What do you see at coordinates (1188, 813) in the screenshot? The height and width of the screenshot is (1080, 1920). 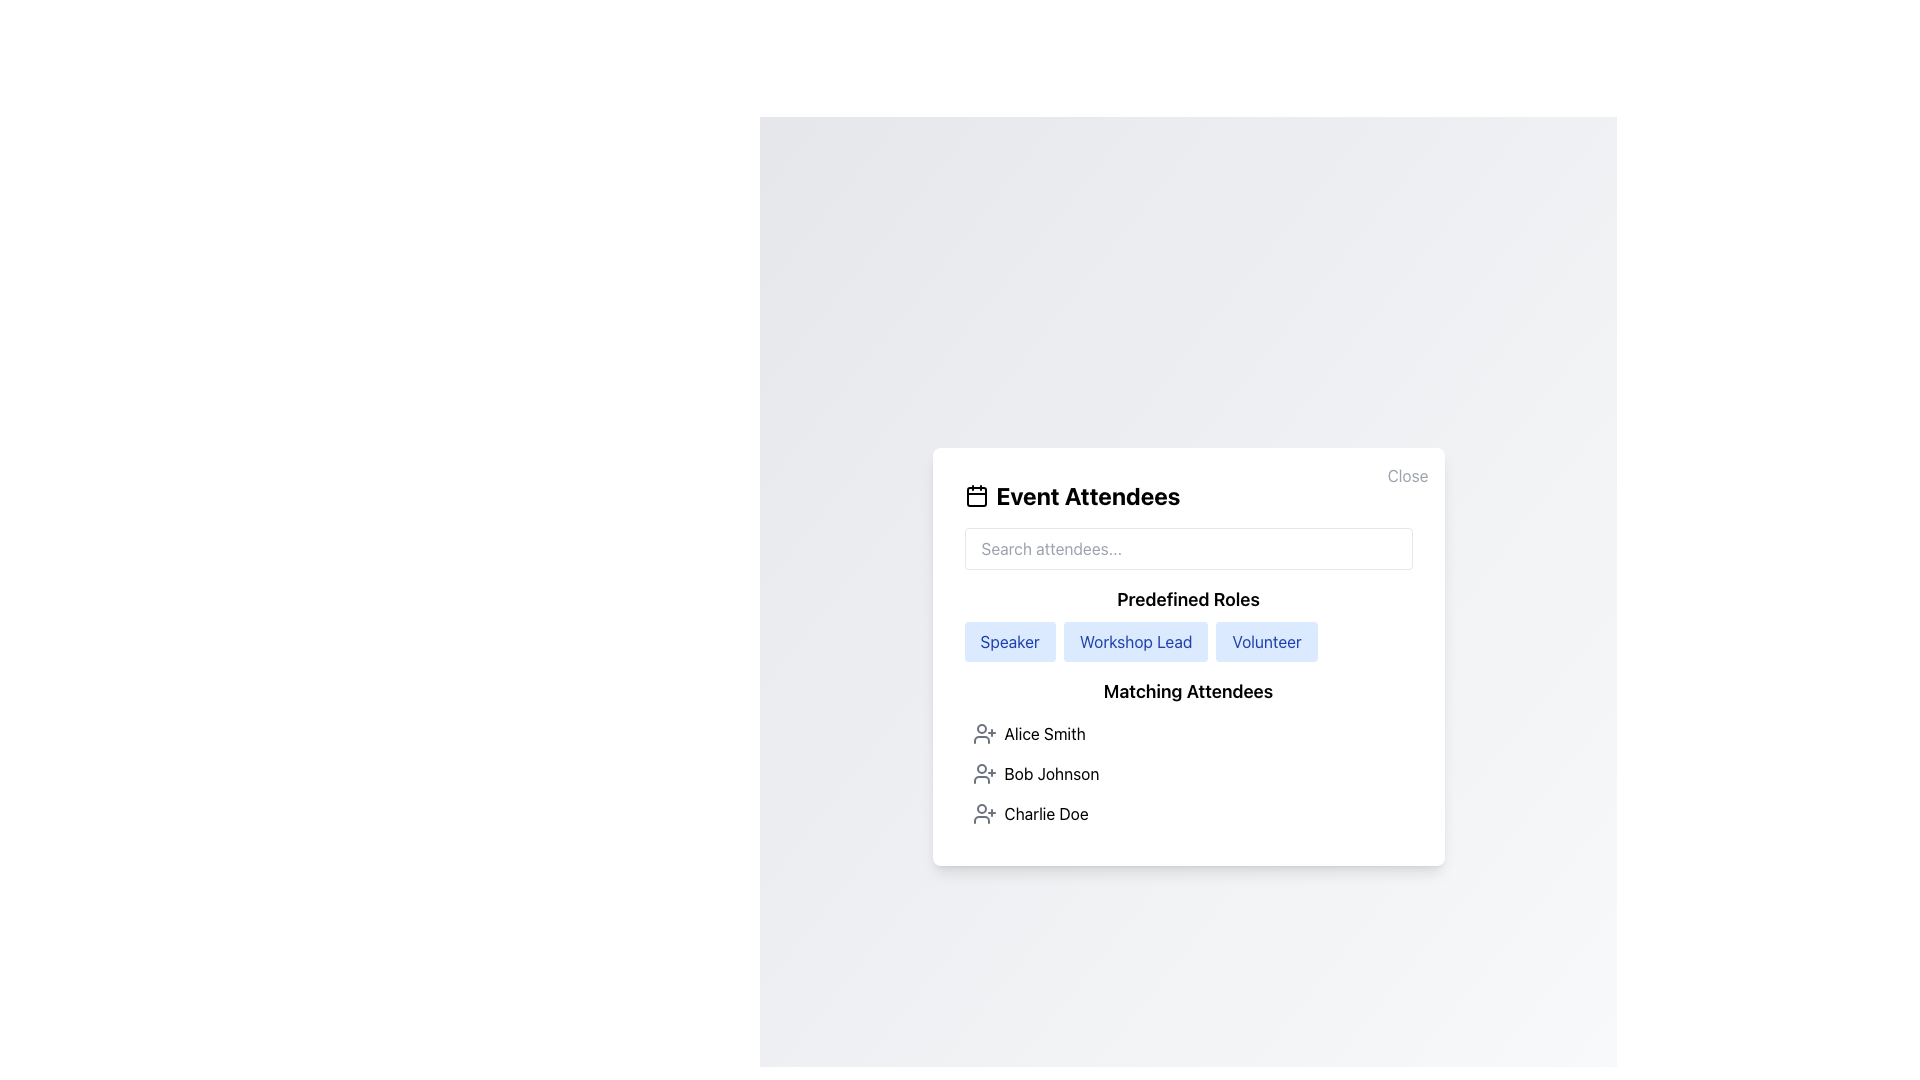 I see `the selectable list item representing attendee 'Charlie Doe'` at bounding box center [1188, 813].